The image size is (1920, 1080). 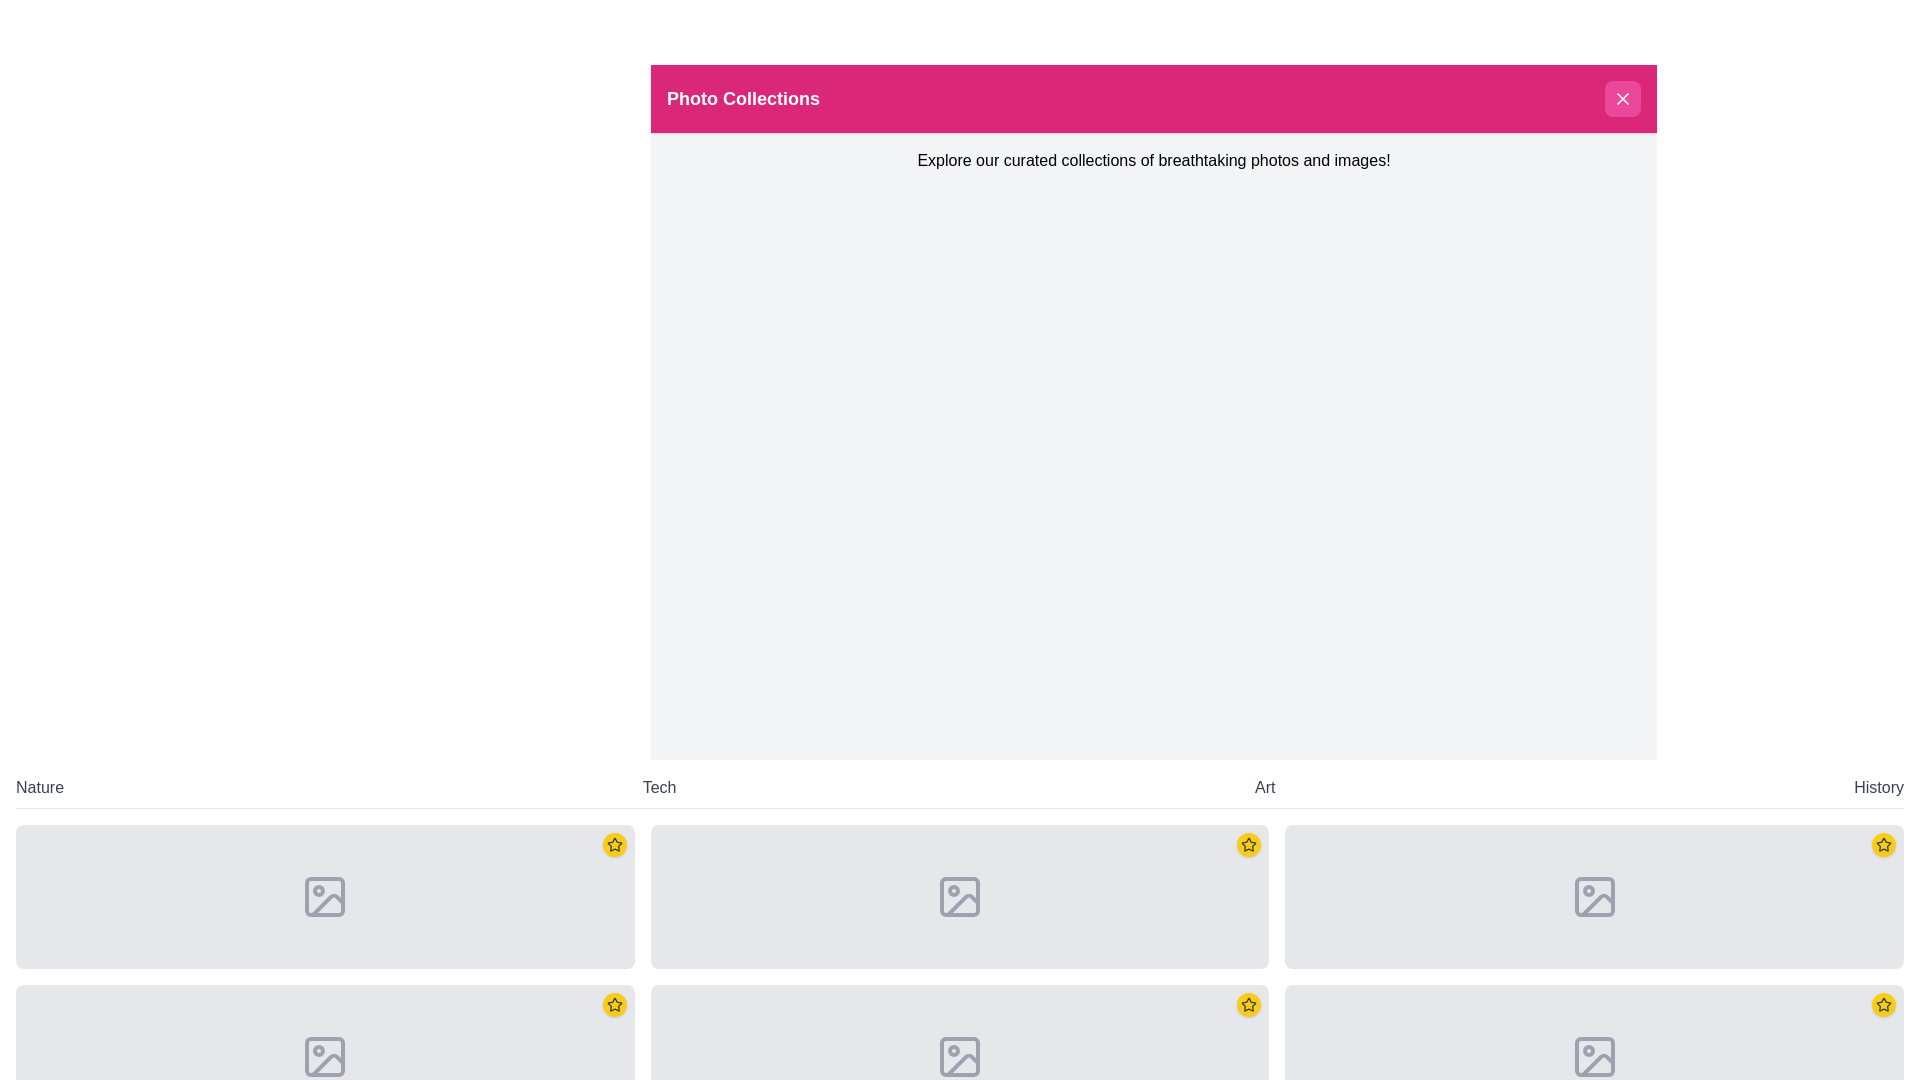 What do you see at coordinates (613, 844) in the screenshot?
I see `the favorite toggle icon button located in the top-right corner of the rectangular card` at bounding box center [613, 844].